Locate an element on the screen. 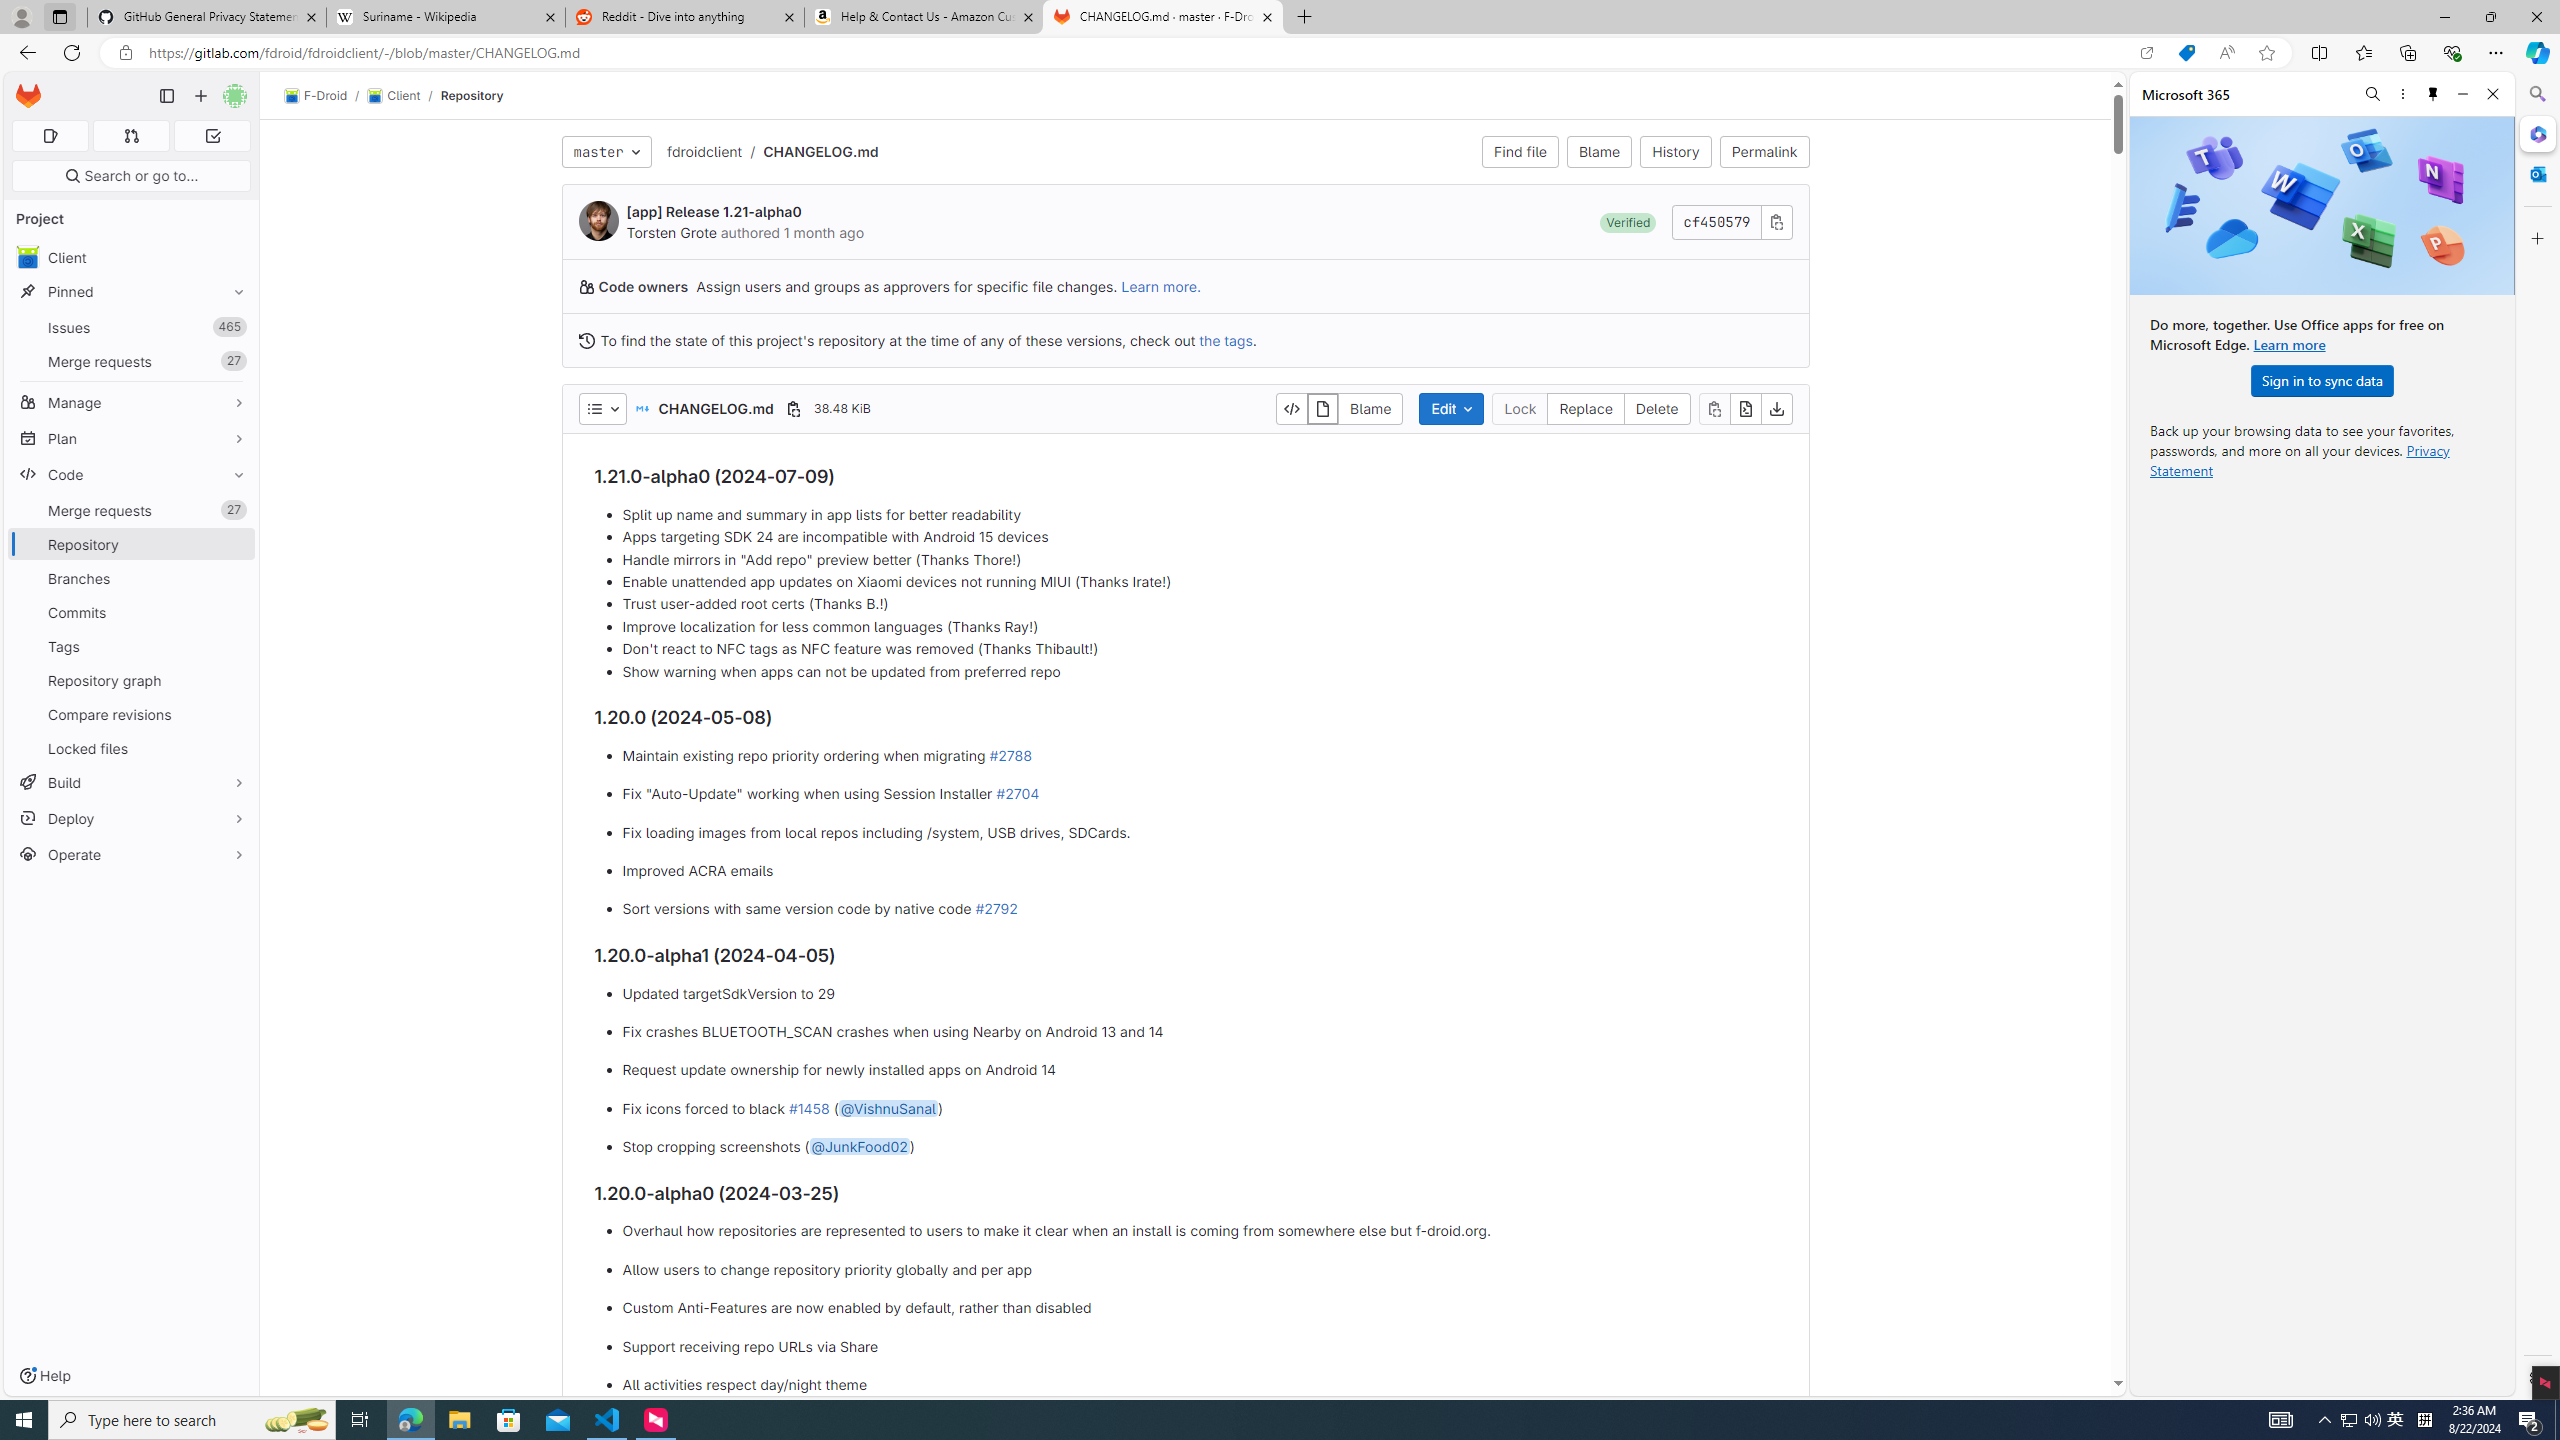 The image size is (2560, 1440). 'Branches' is located at coordinates (130, 578).